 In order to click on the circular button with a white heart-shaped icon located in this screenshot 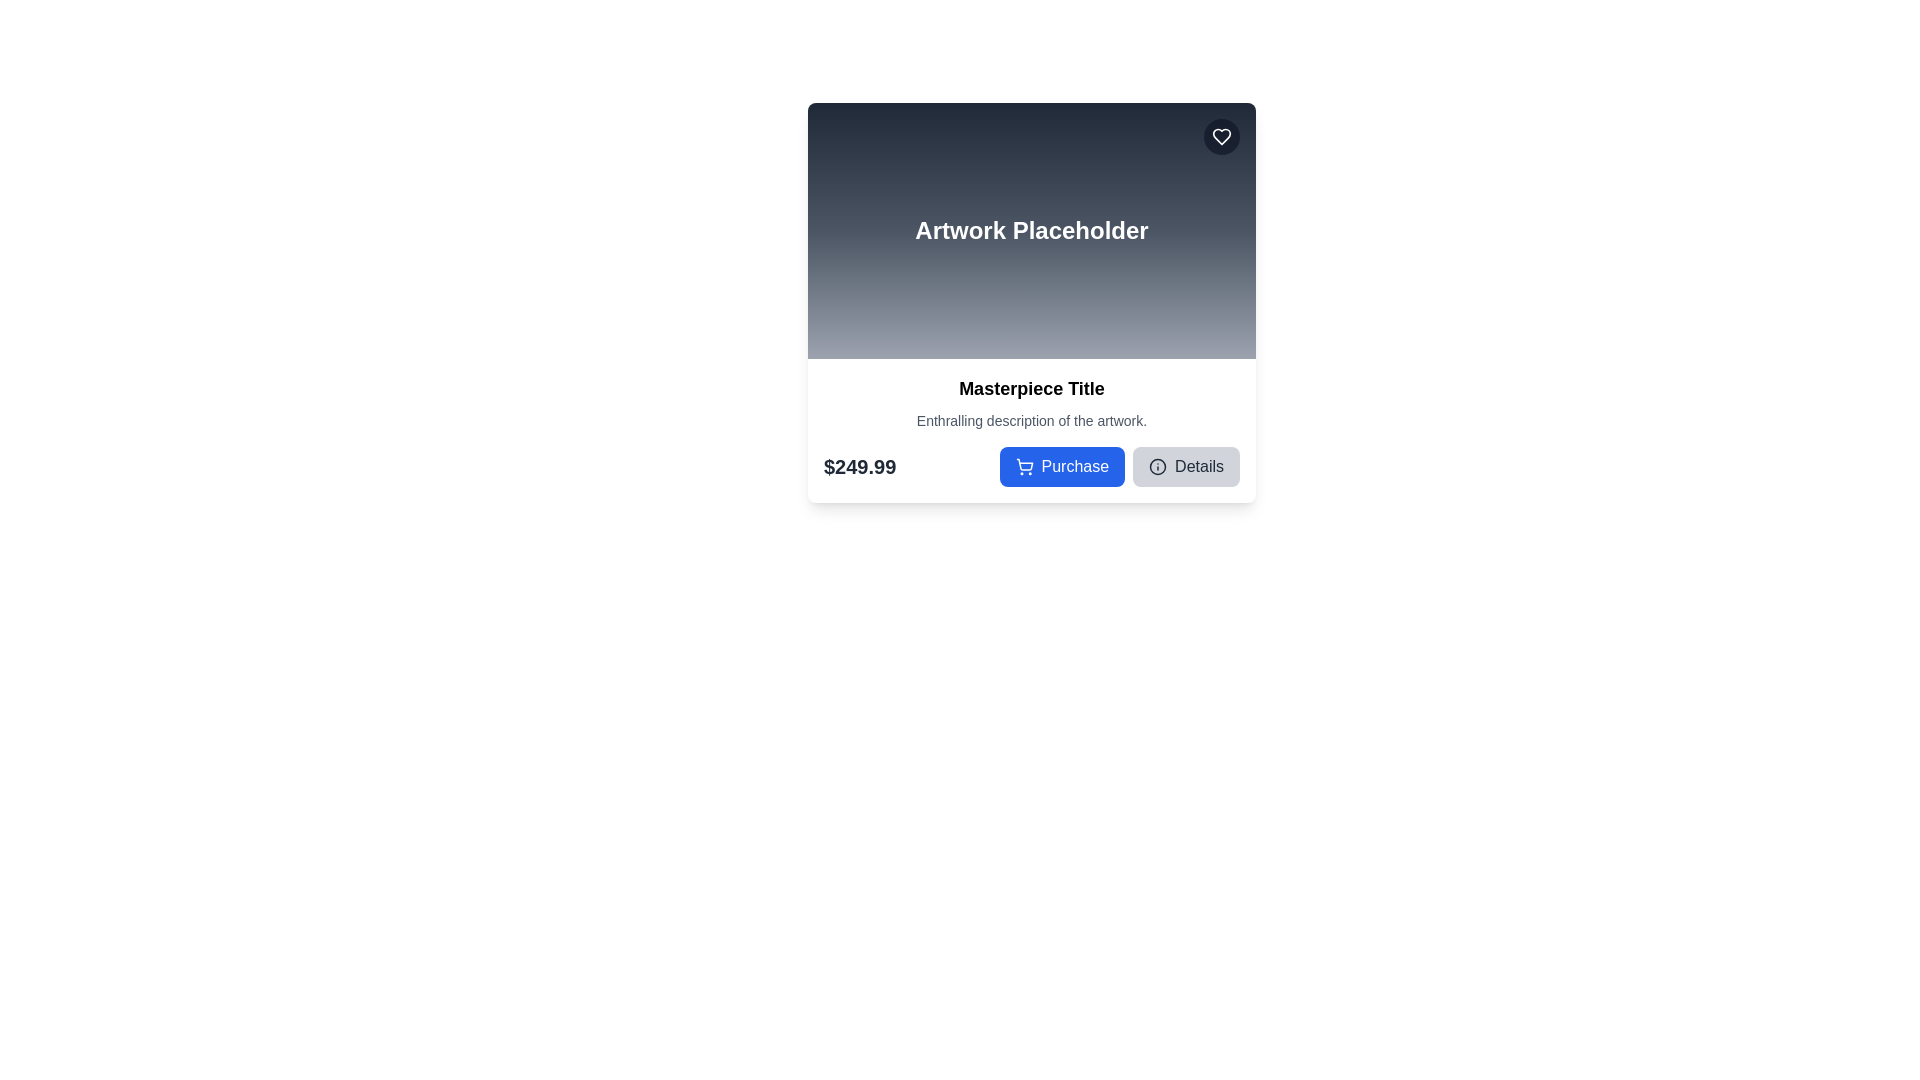, I will do `click(1221, 136)`.